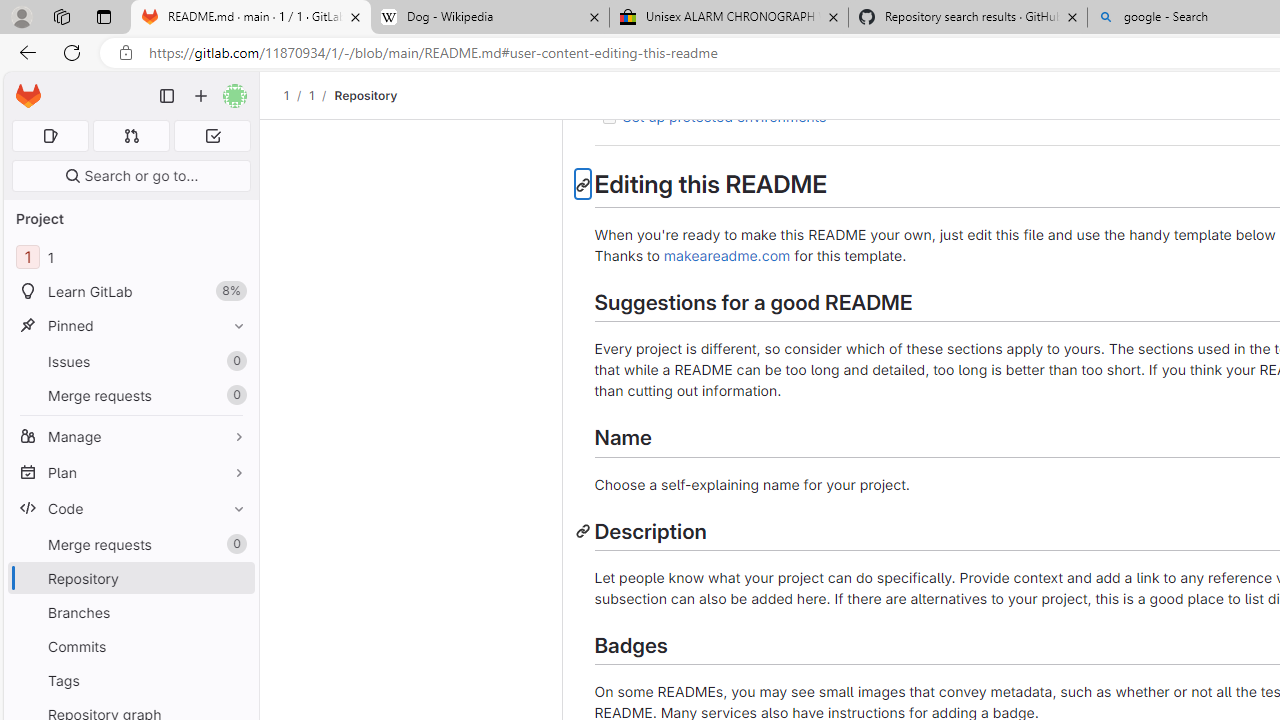 The width and height of the screenshot is (1280, 720). I want to click on 'Unpin Issues', so click(234, 361).